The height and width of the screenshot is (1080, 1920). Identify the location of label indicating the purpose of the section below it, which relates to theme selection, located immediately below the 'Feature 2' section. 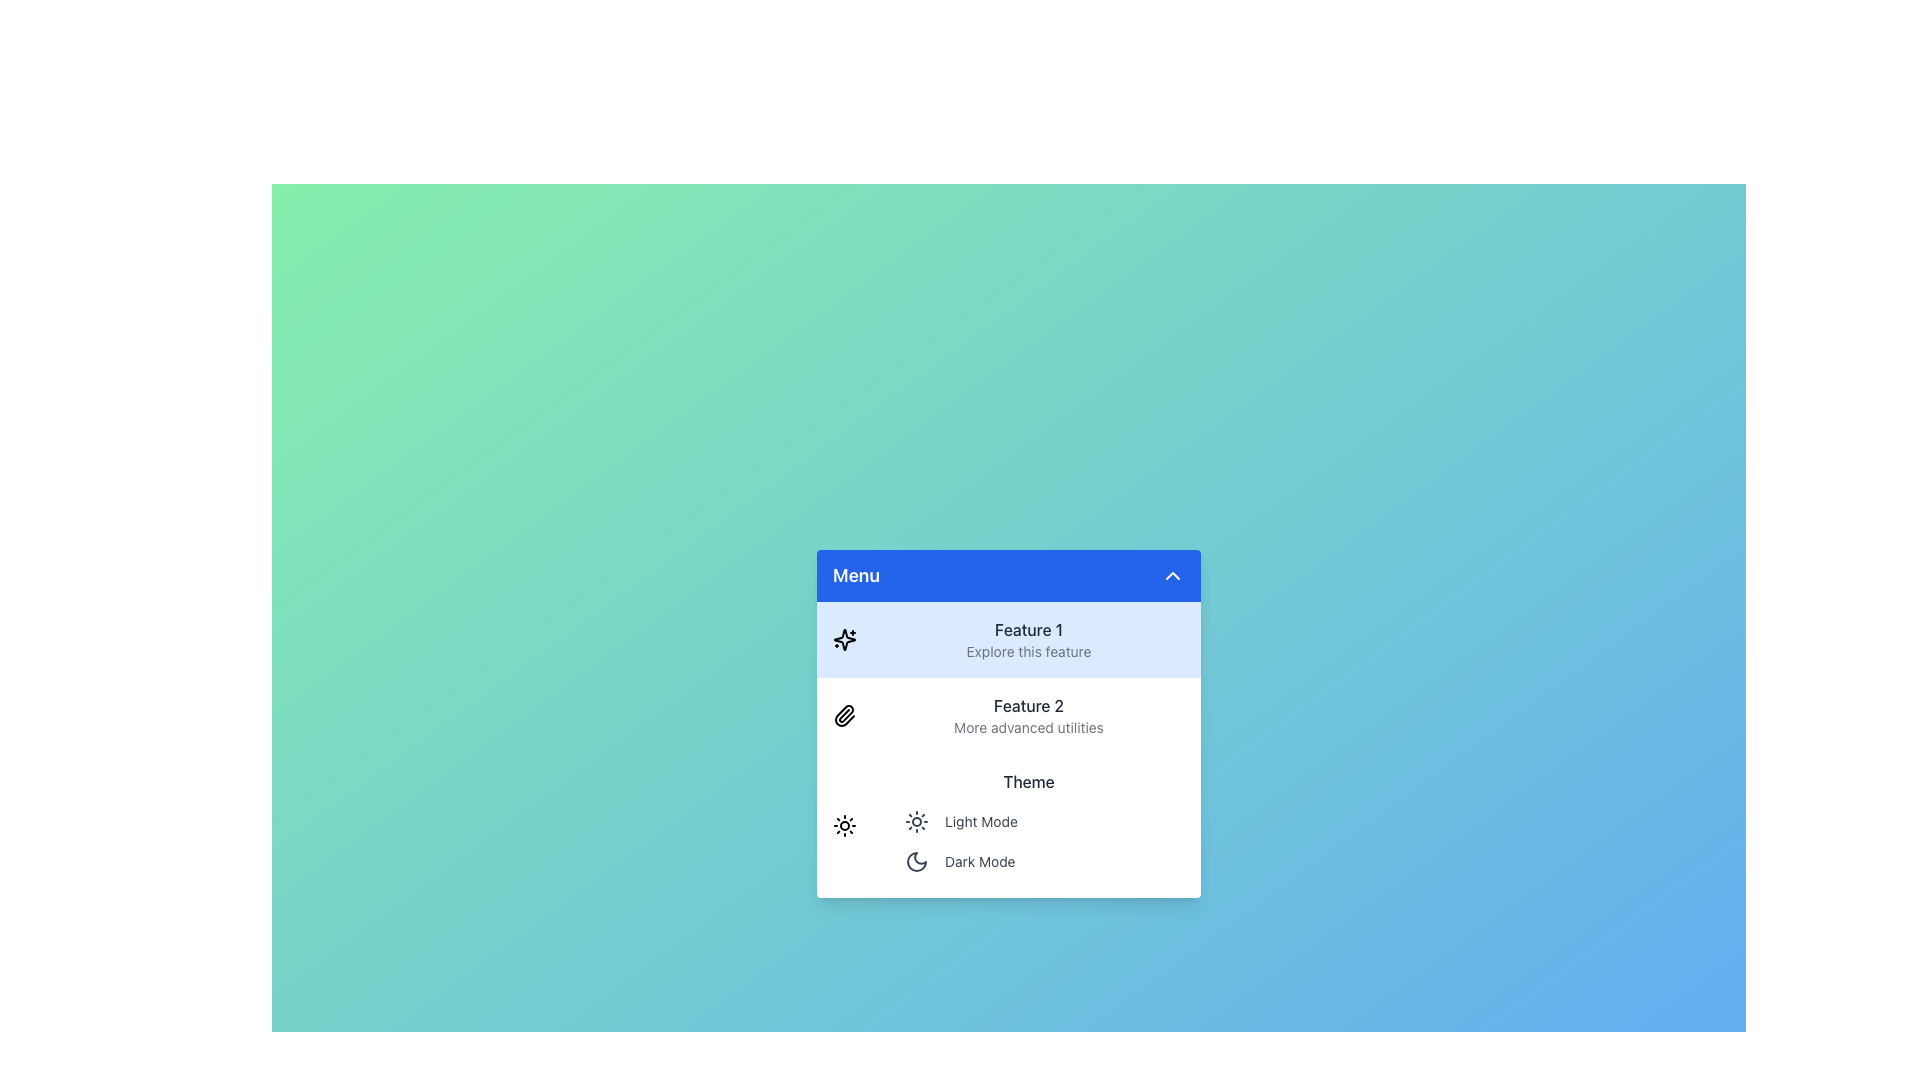
(1028, 781).